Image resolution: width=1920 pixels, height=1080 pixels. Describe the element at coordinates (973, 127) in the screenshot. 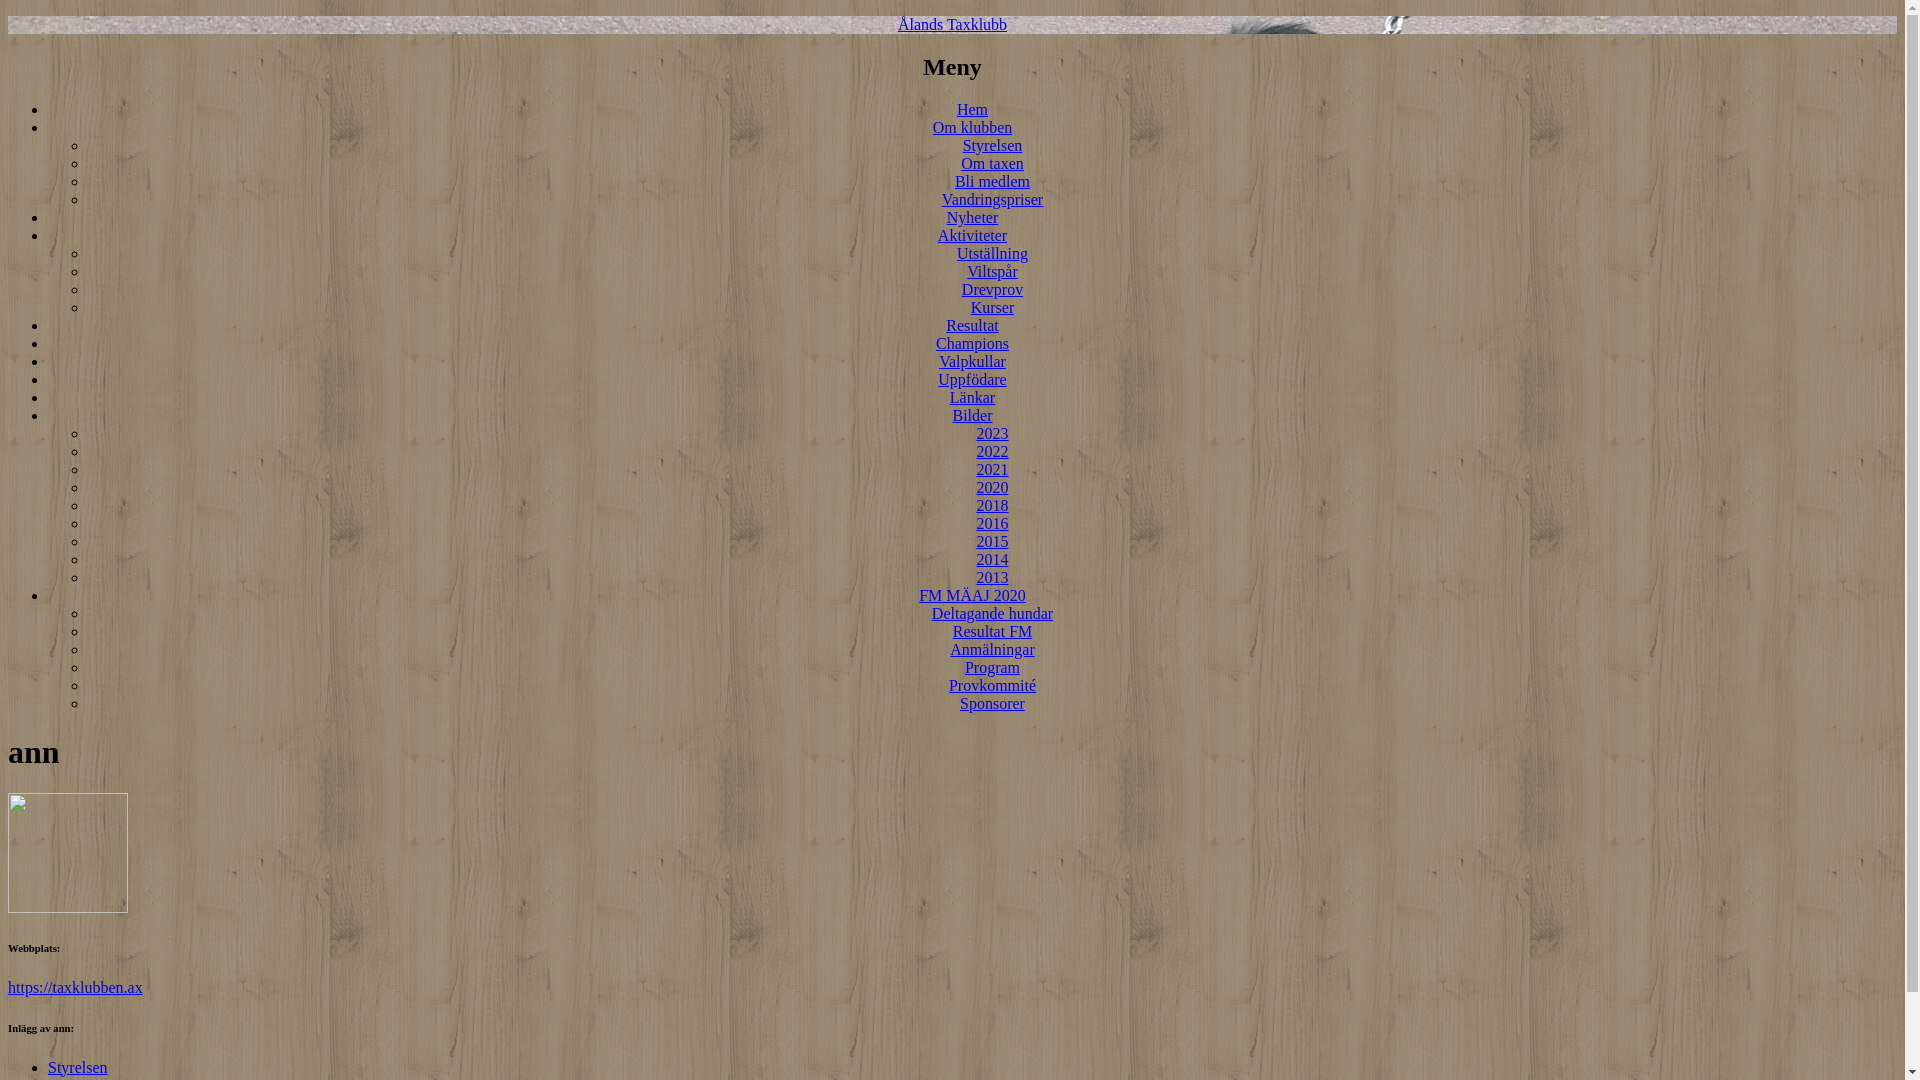

I see `'Om klubben'` at that location.